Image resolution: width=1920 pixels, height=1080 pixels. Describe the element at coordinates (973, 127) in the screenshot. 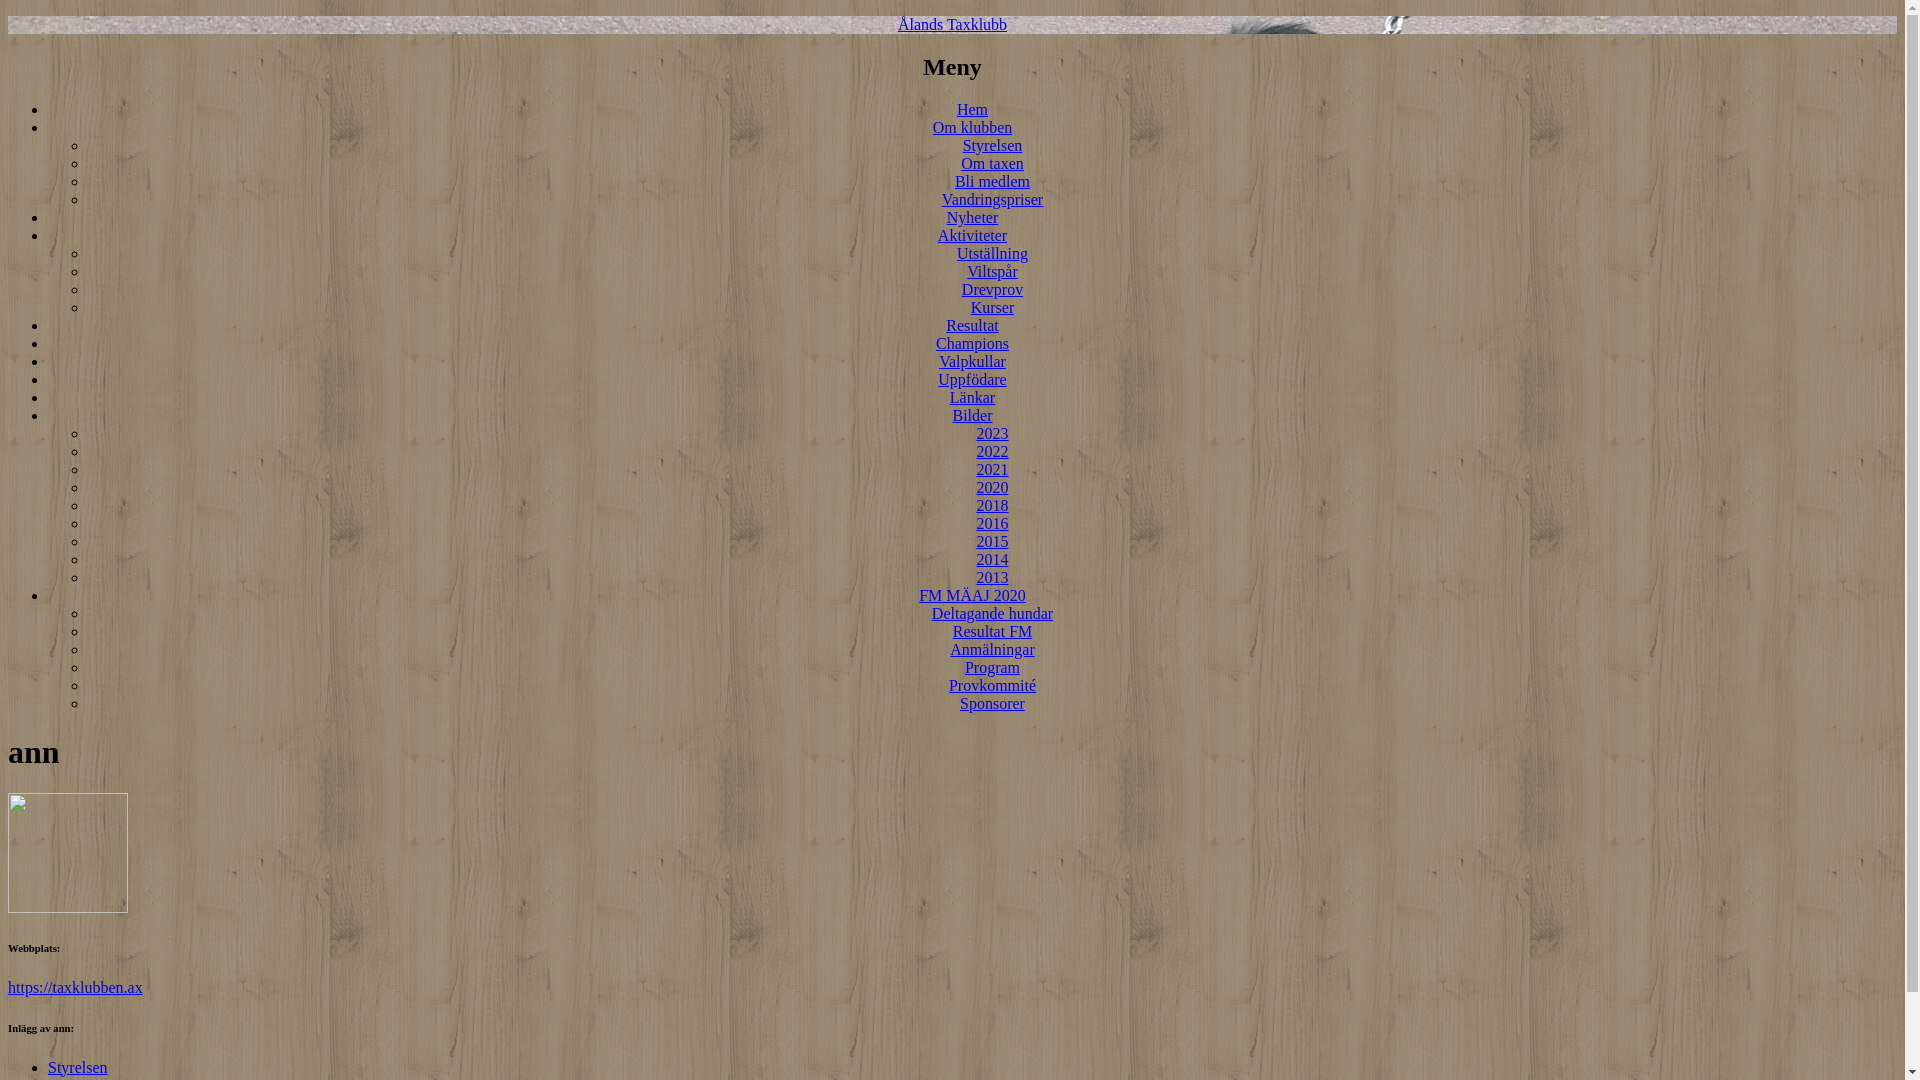

I see `'Om klubben'` at that location.